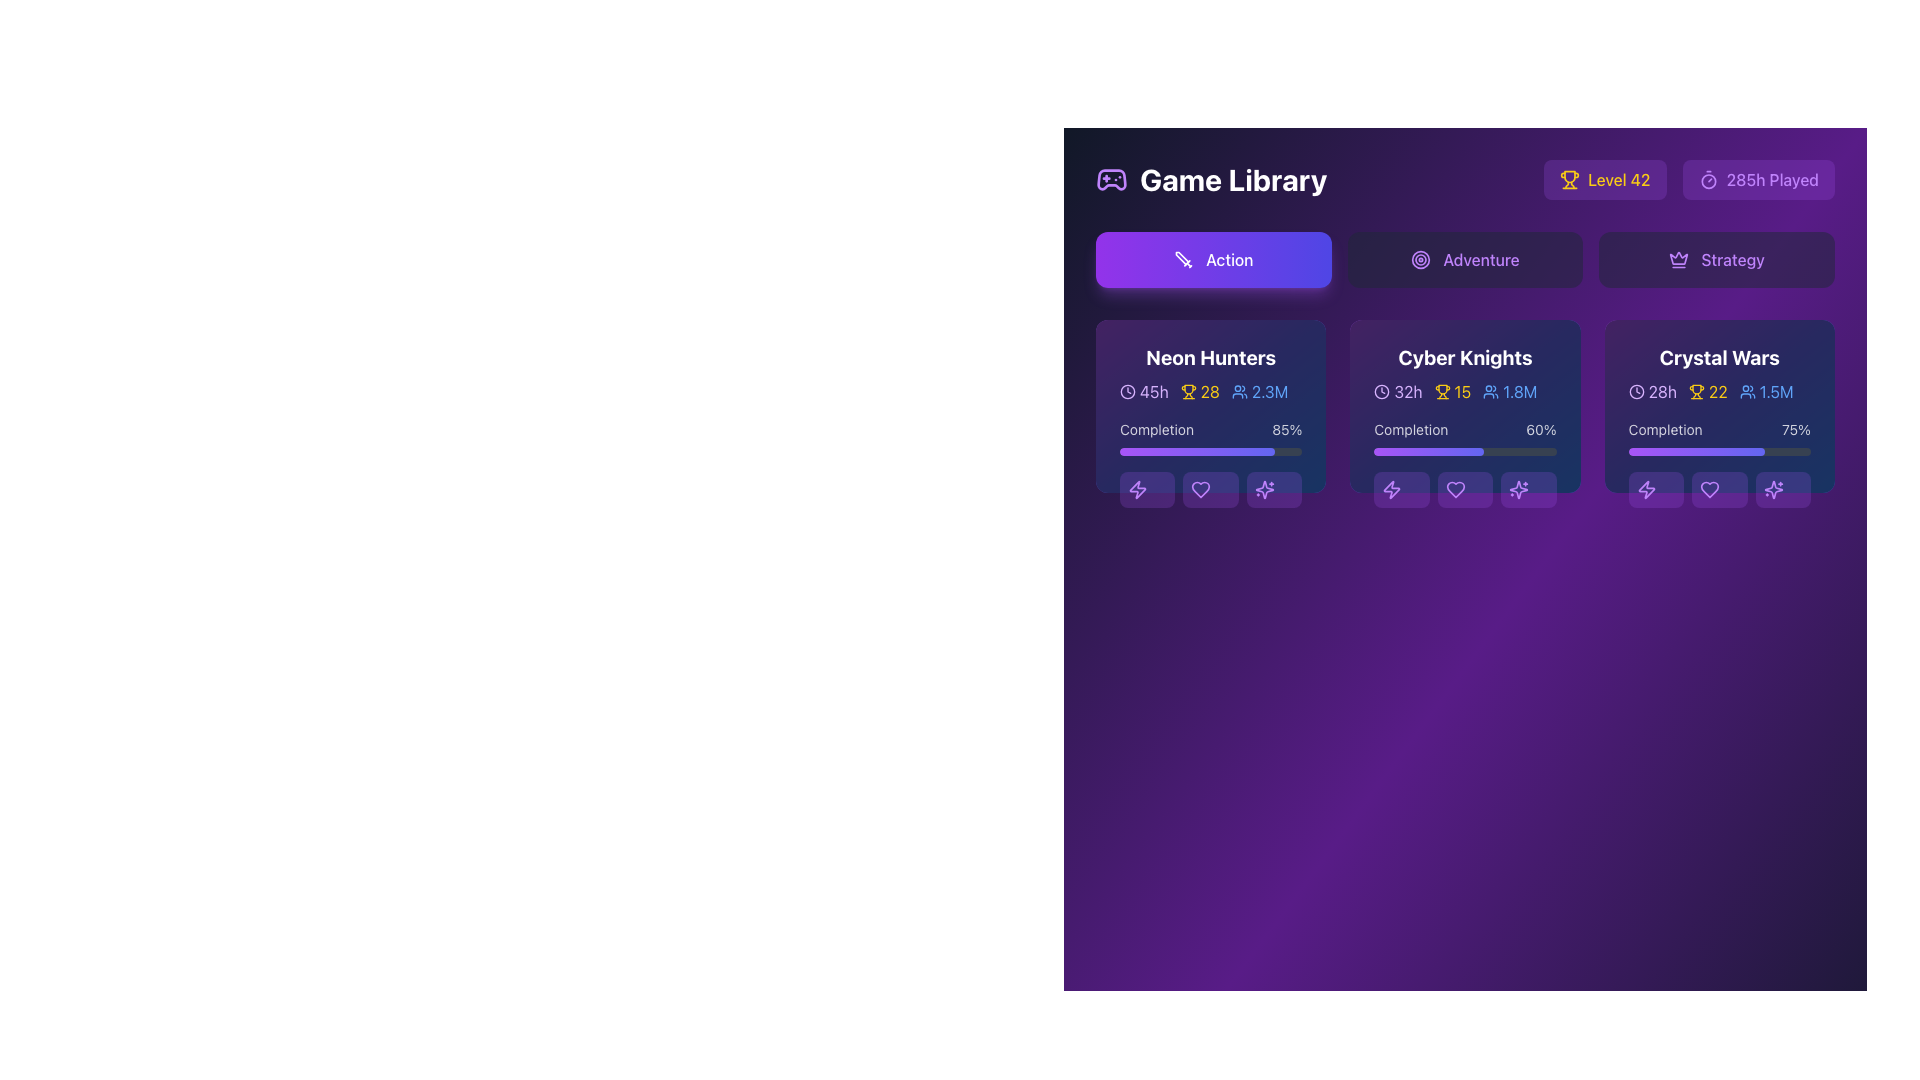 Image resolution: width=1920 pixels, height=1080 pixels. What do you see at coordinates (1154, 392) in the screenshot?
I see `the text label displaying '45h' in light purple color, which is part of the 'Neon Hunters' game card` at bounding box center [1154, 392].